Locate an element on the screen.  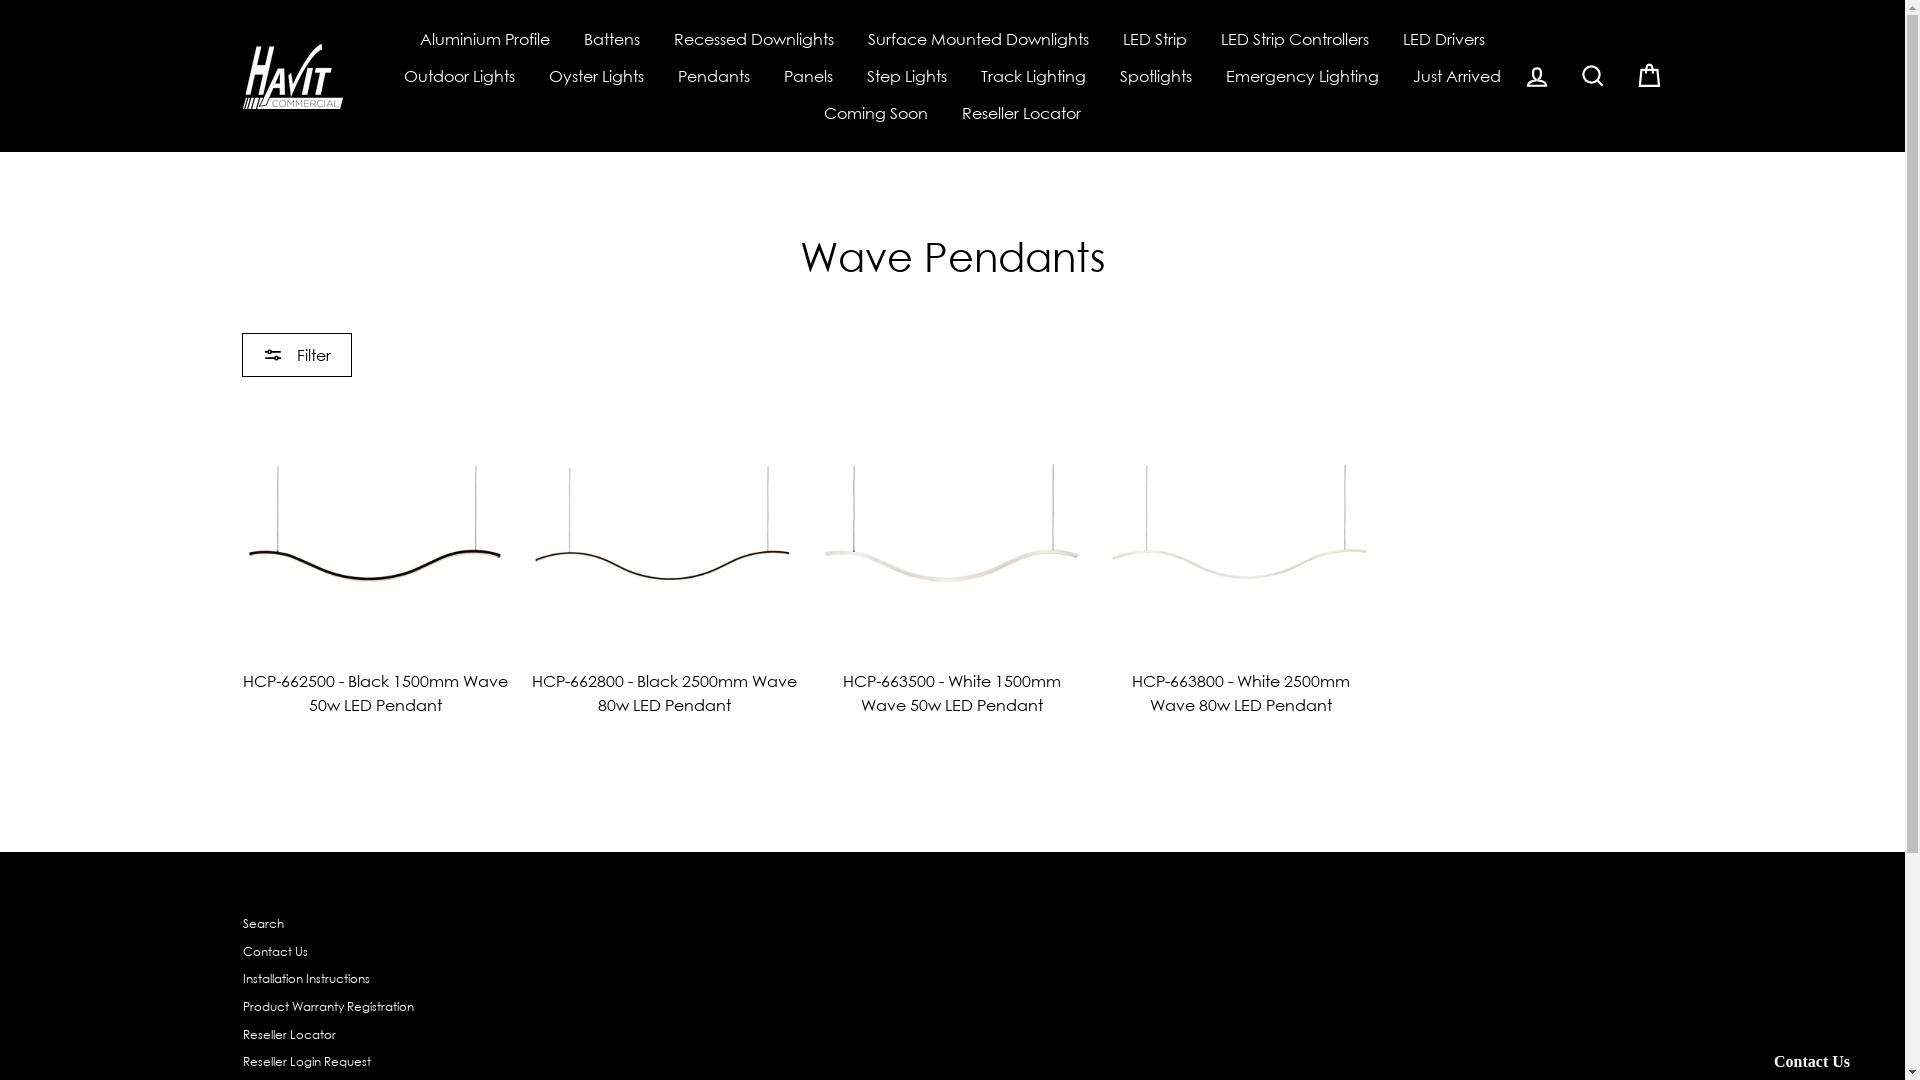
'Emergency Lighting' is located at coordinates (1302, 74).